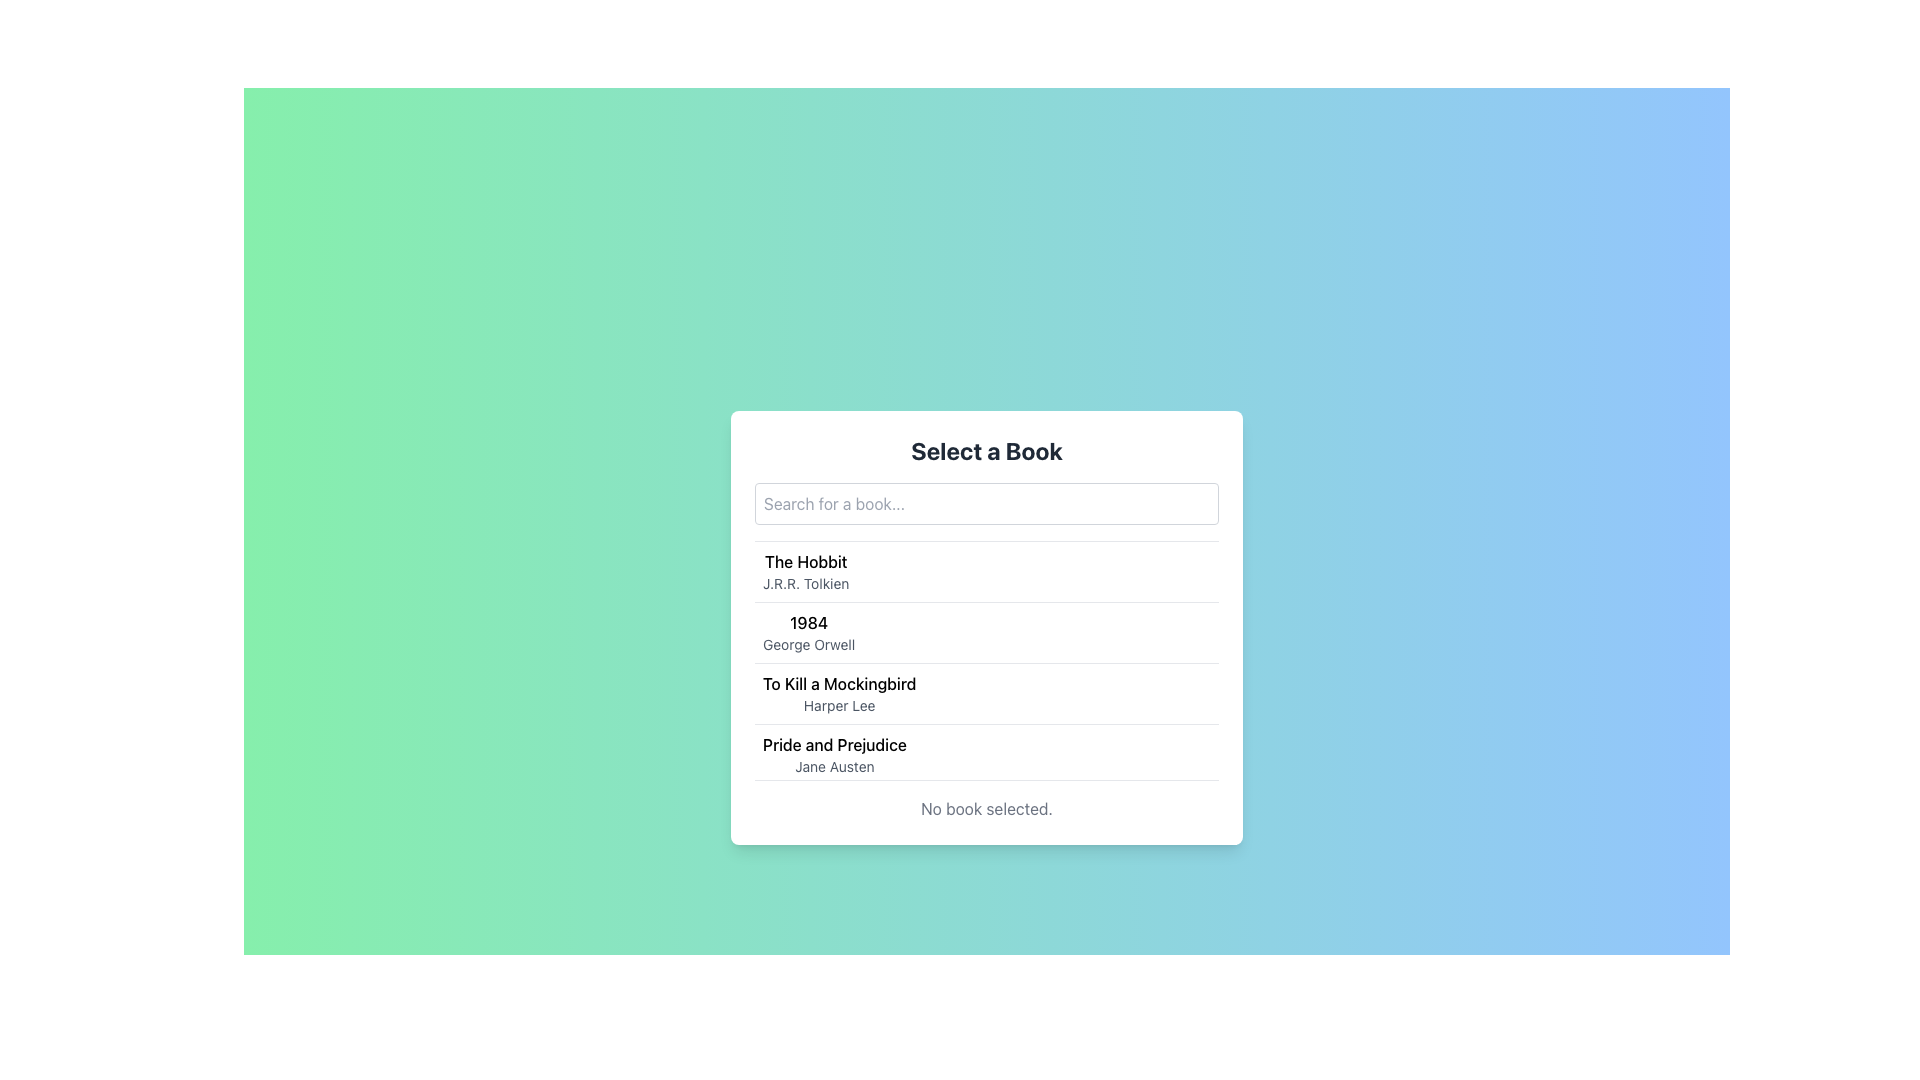 This screenshot has width=1920, height=1080. I want to click on the book title label that identifies the book in the list, located above the 'George Orwell' author name text, so click(809, 622).